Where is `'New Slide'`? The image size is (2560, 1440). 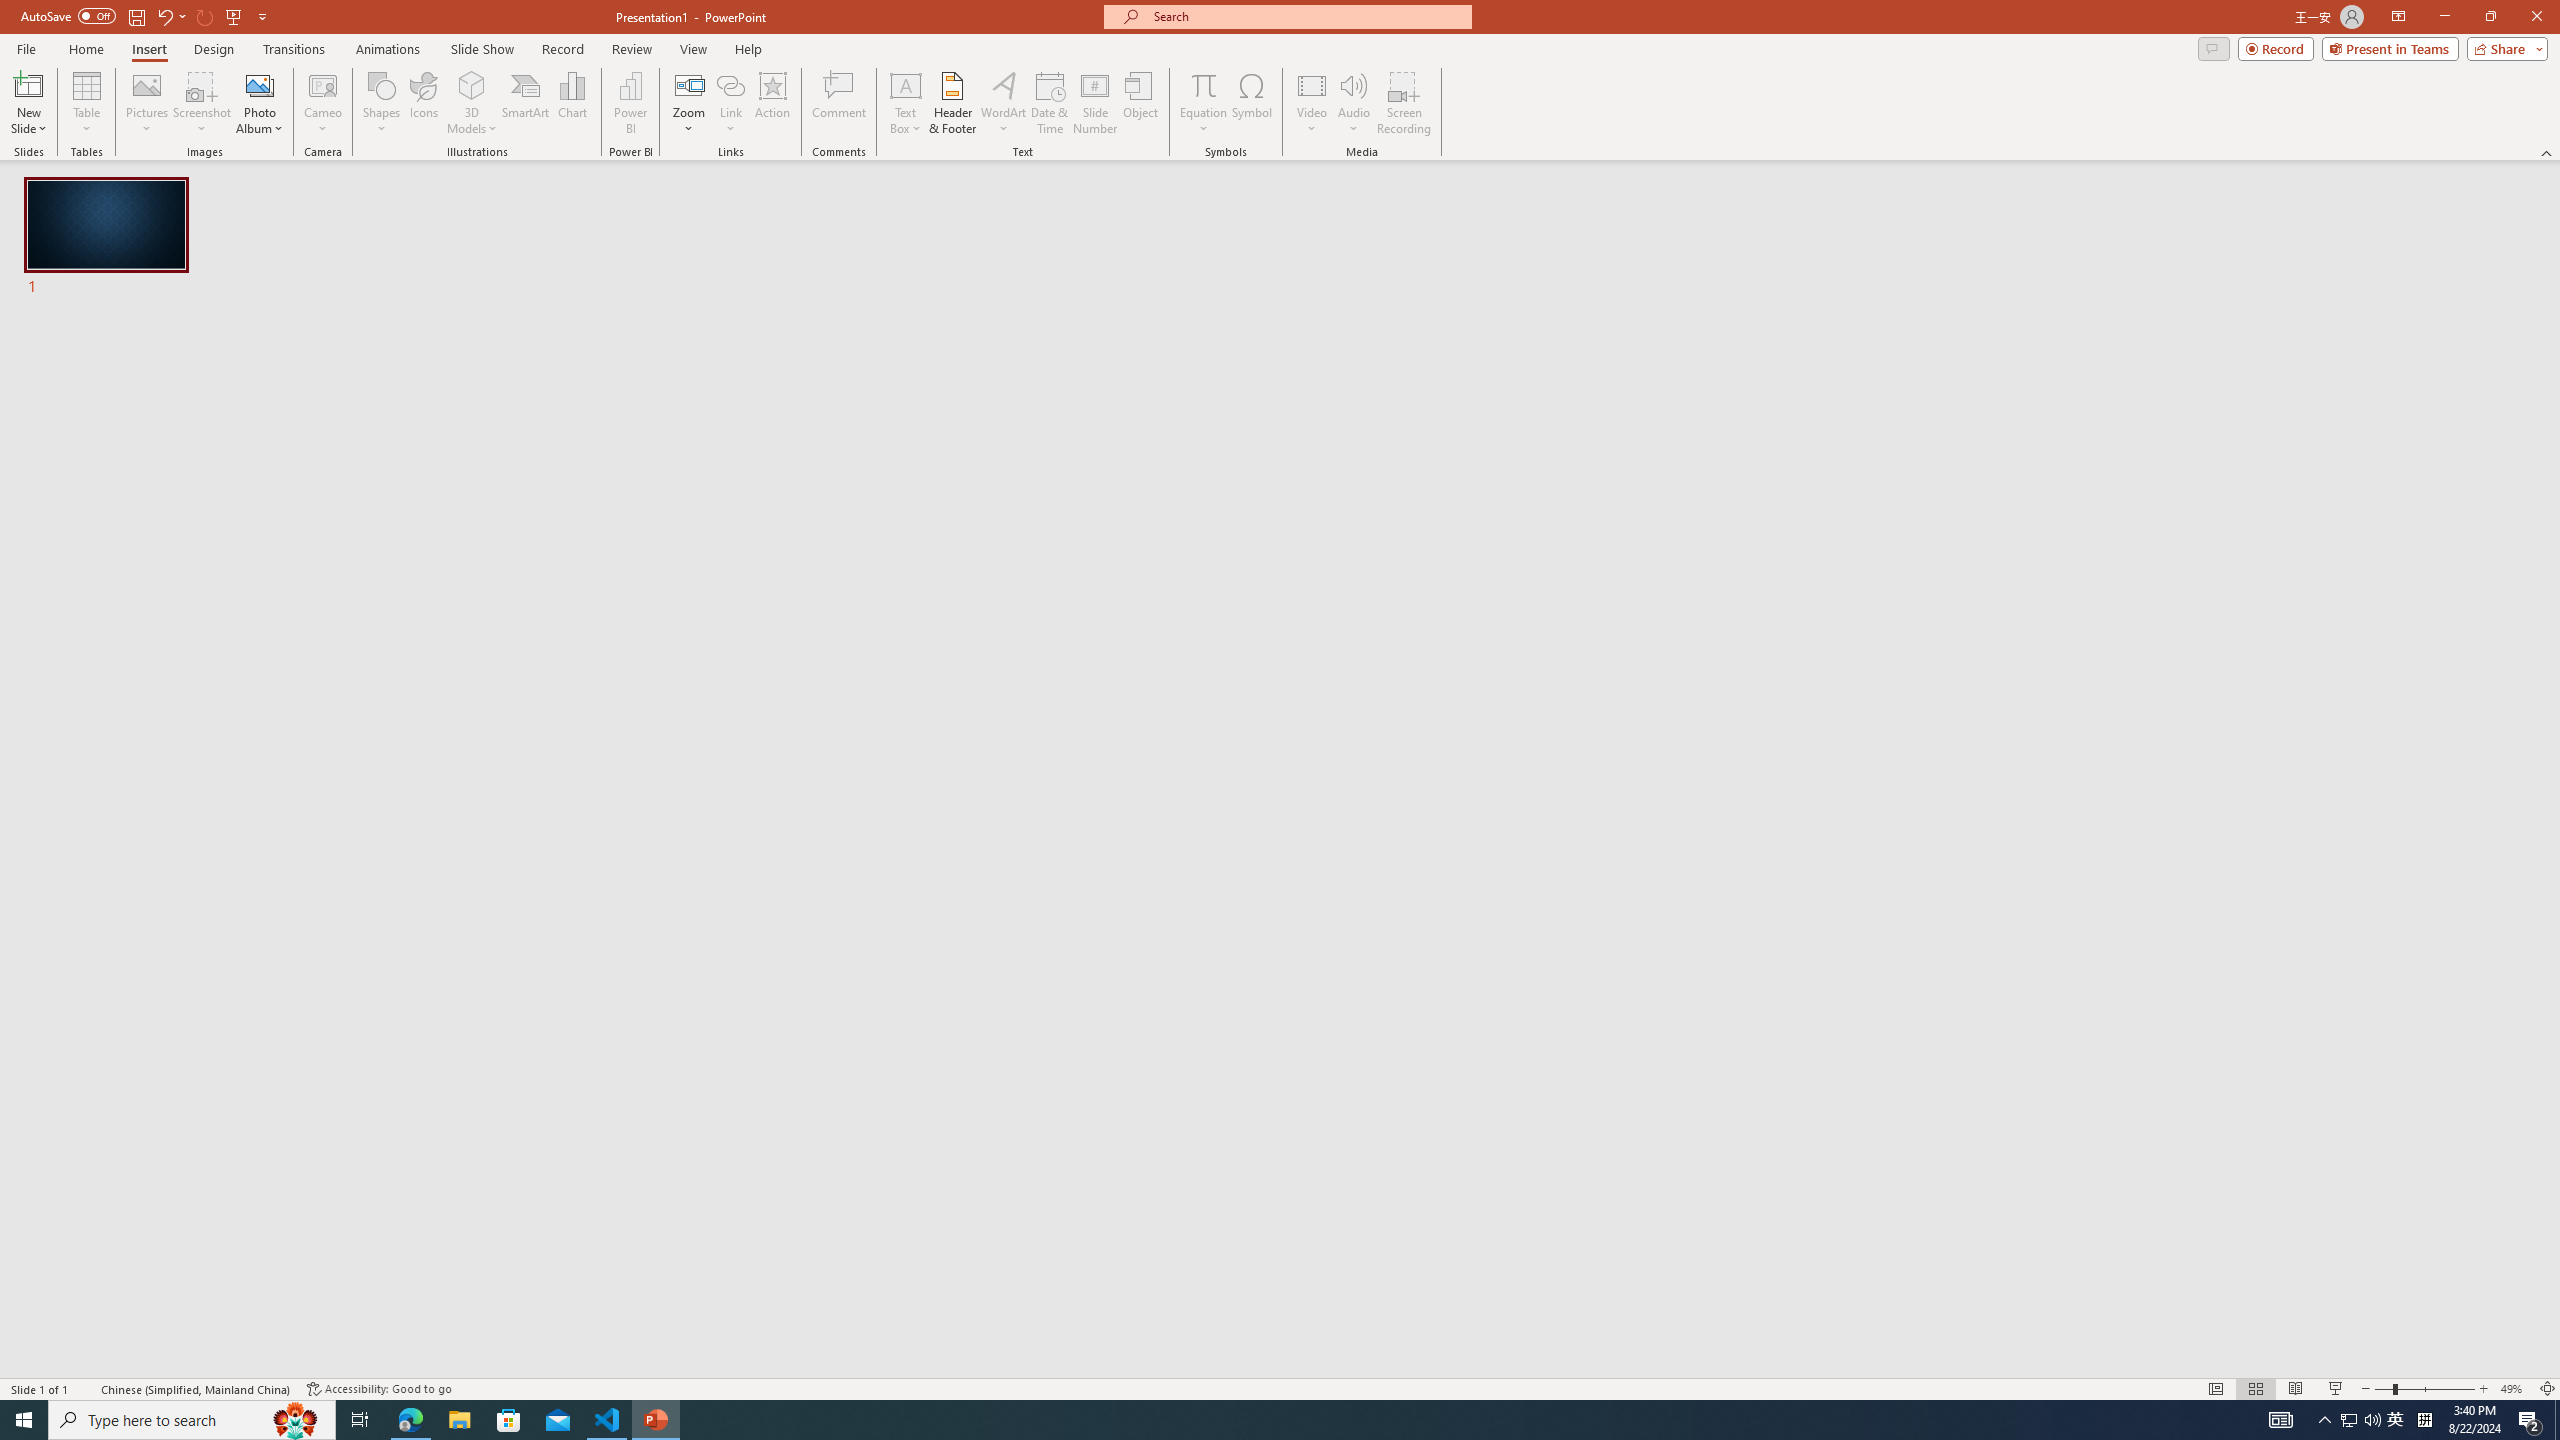
'New Slide' is located at coordinates (28, 103).